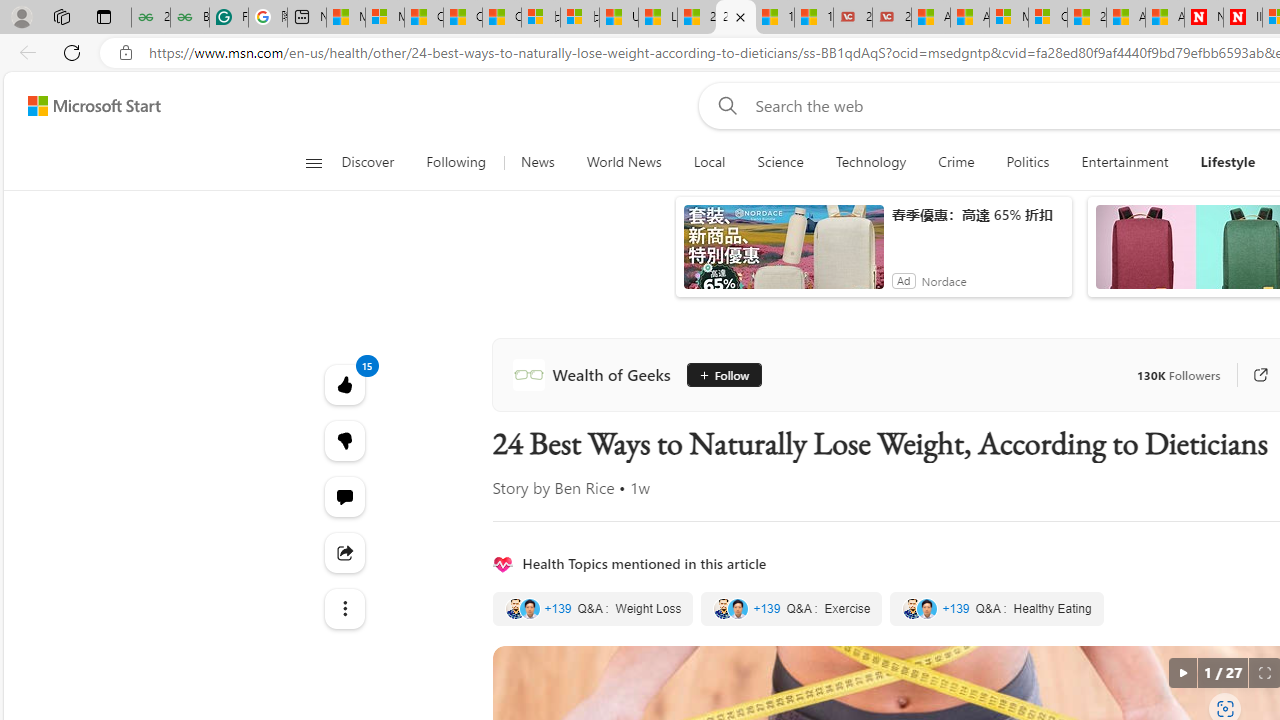  What do you see at coordinates (891, 17) in the screenshot?
I see `'21 Movies That Outdid the Books They Were Based On'` at bounding box center [891, 17].